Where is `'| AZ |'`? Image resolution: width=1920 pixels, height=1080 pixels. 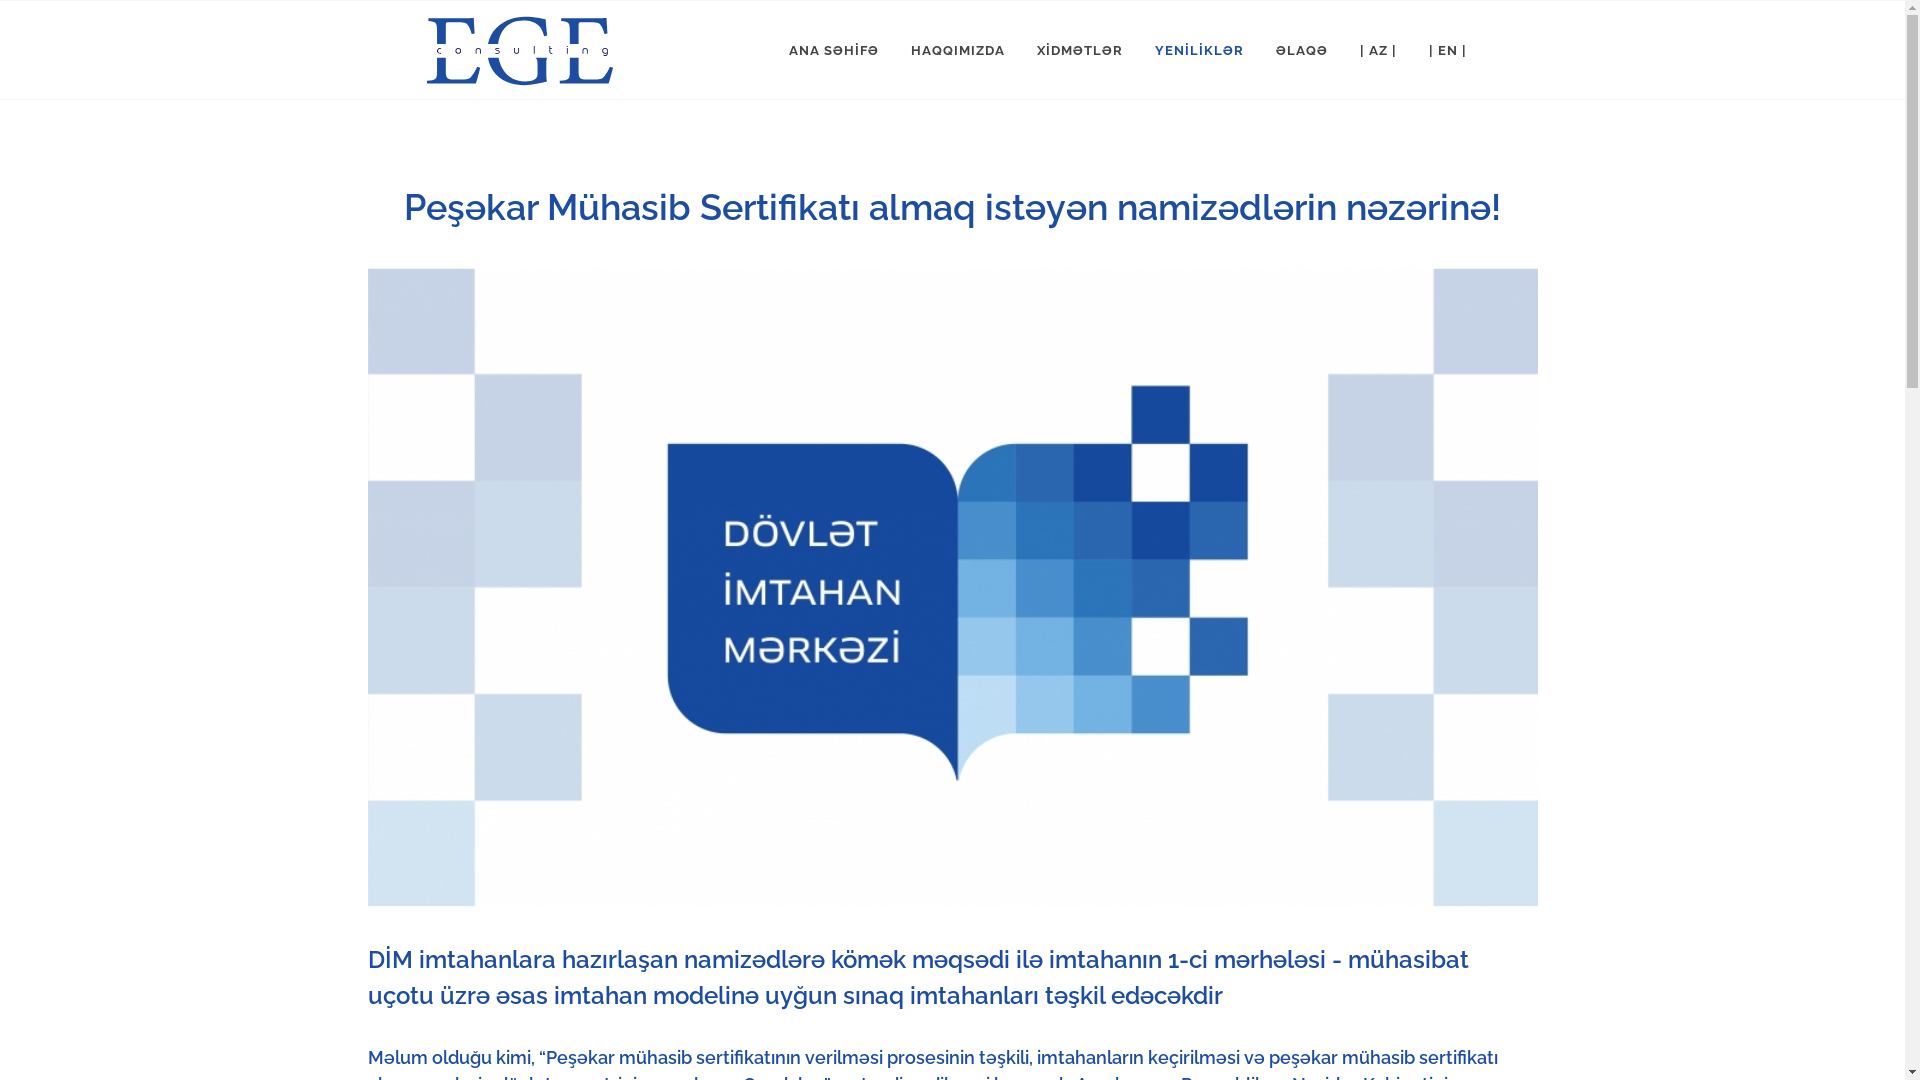
'| AZ |' is located at coordinates (1377, 49).